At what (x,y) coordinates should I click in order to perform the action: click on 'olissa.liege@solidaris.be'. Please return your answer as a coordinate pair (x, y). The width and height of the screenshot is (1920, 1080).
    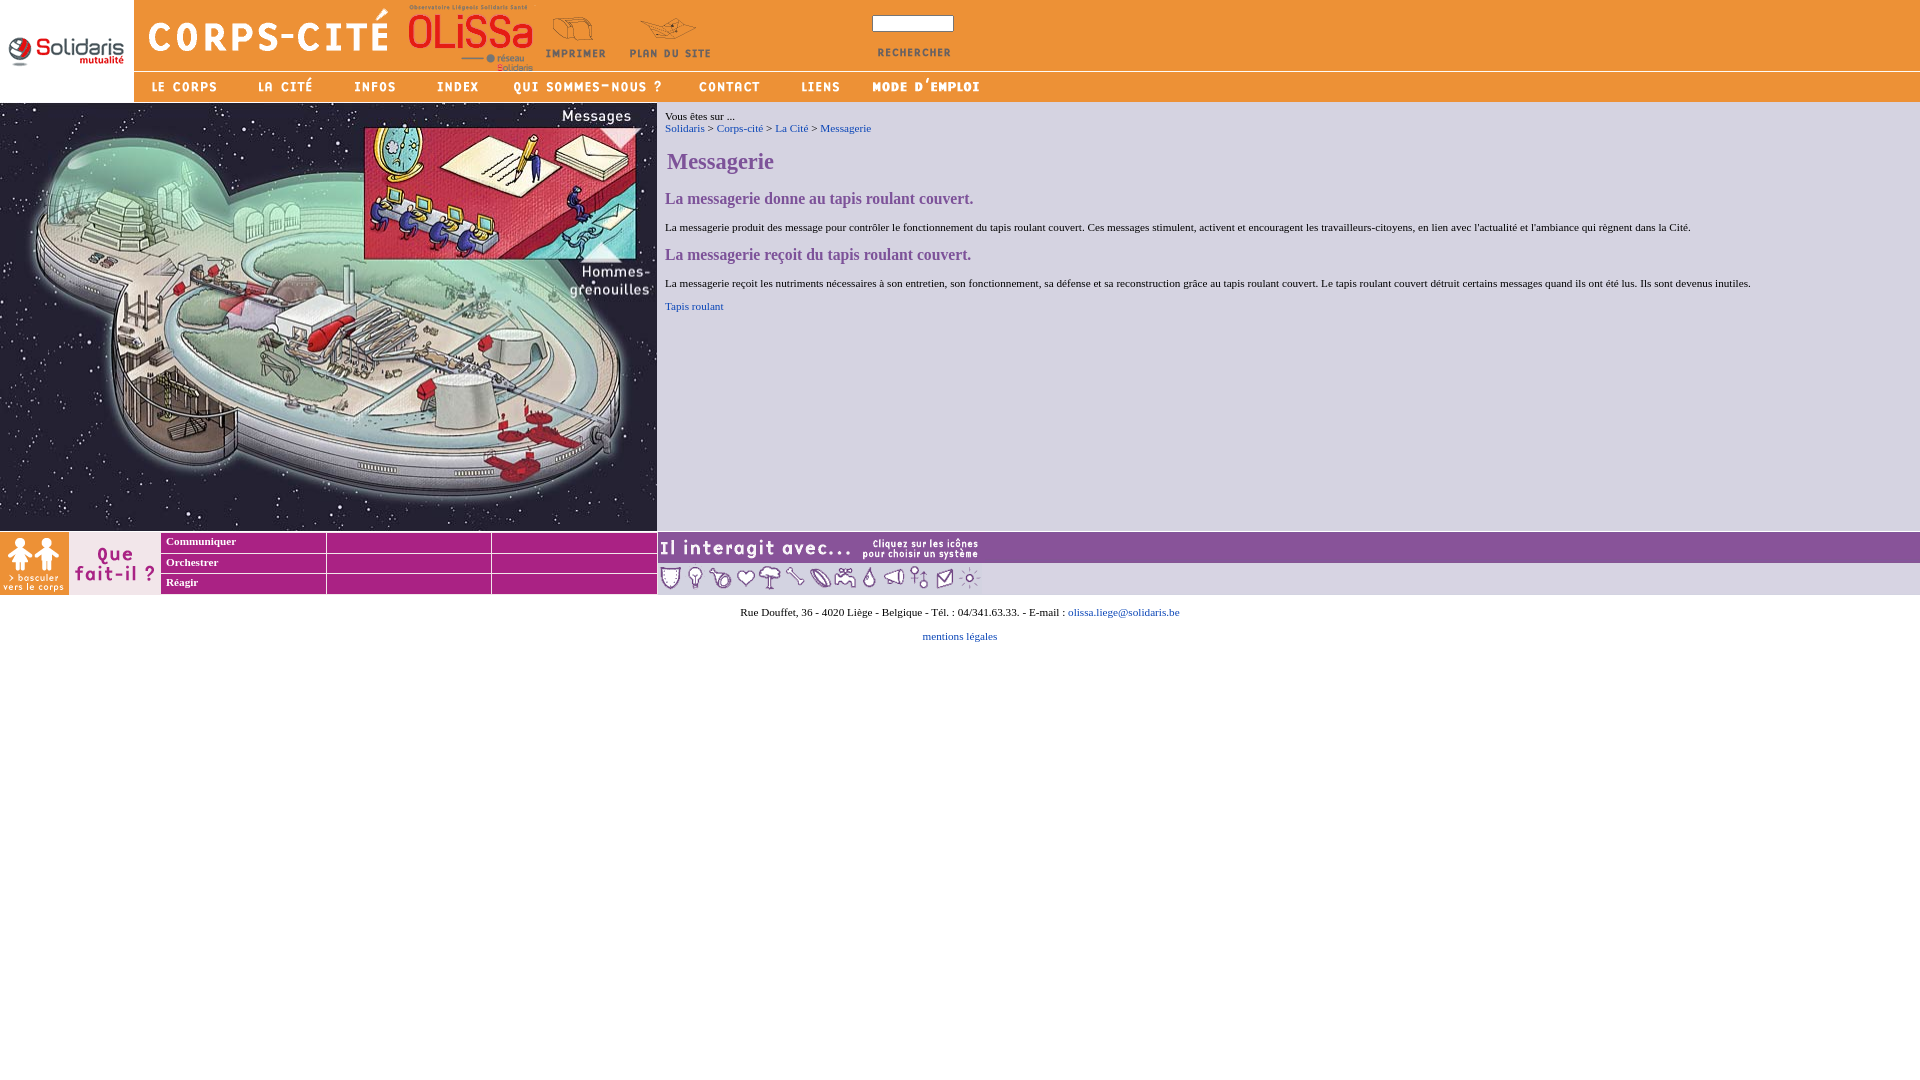
    Looking at the image, I should click on (1123, 611).